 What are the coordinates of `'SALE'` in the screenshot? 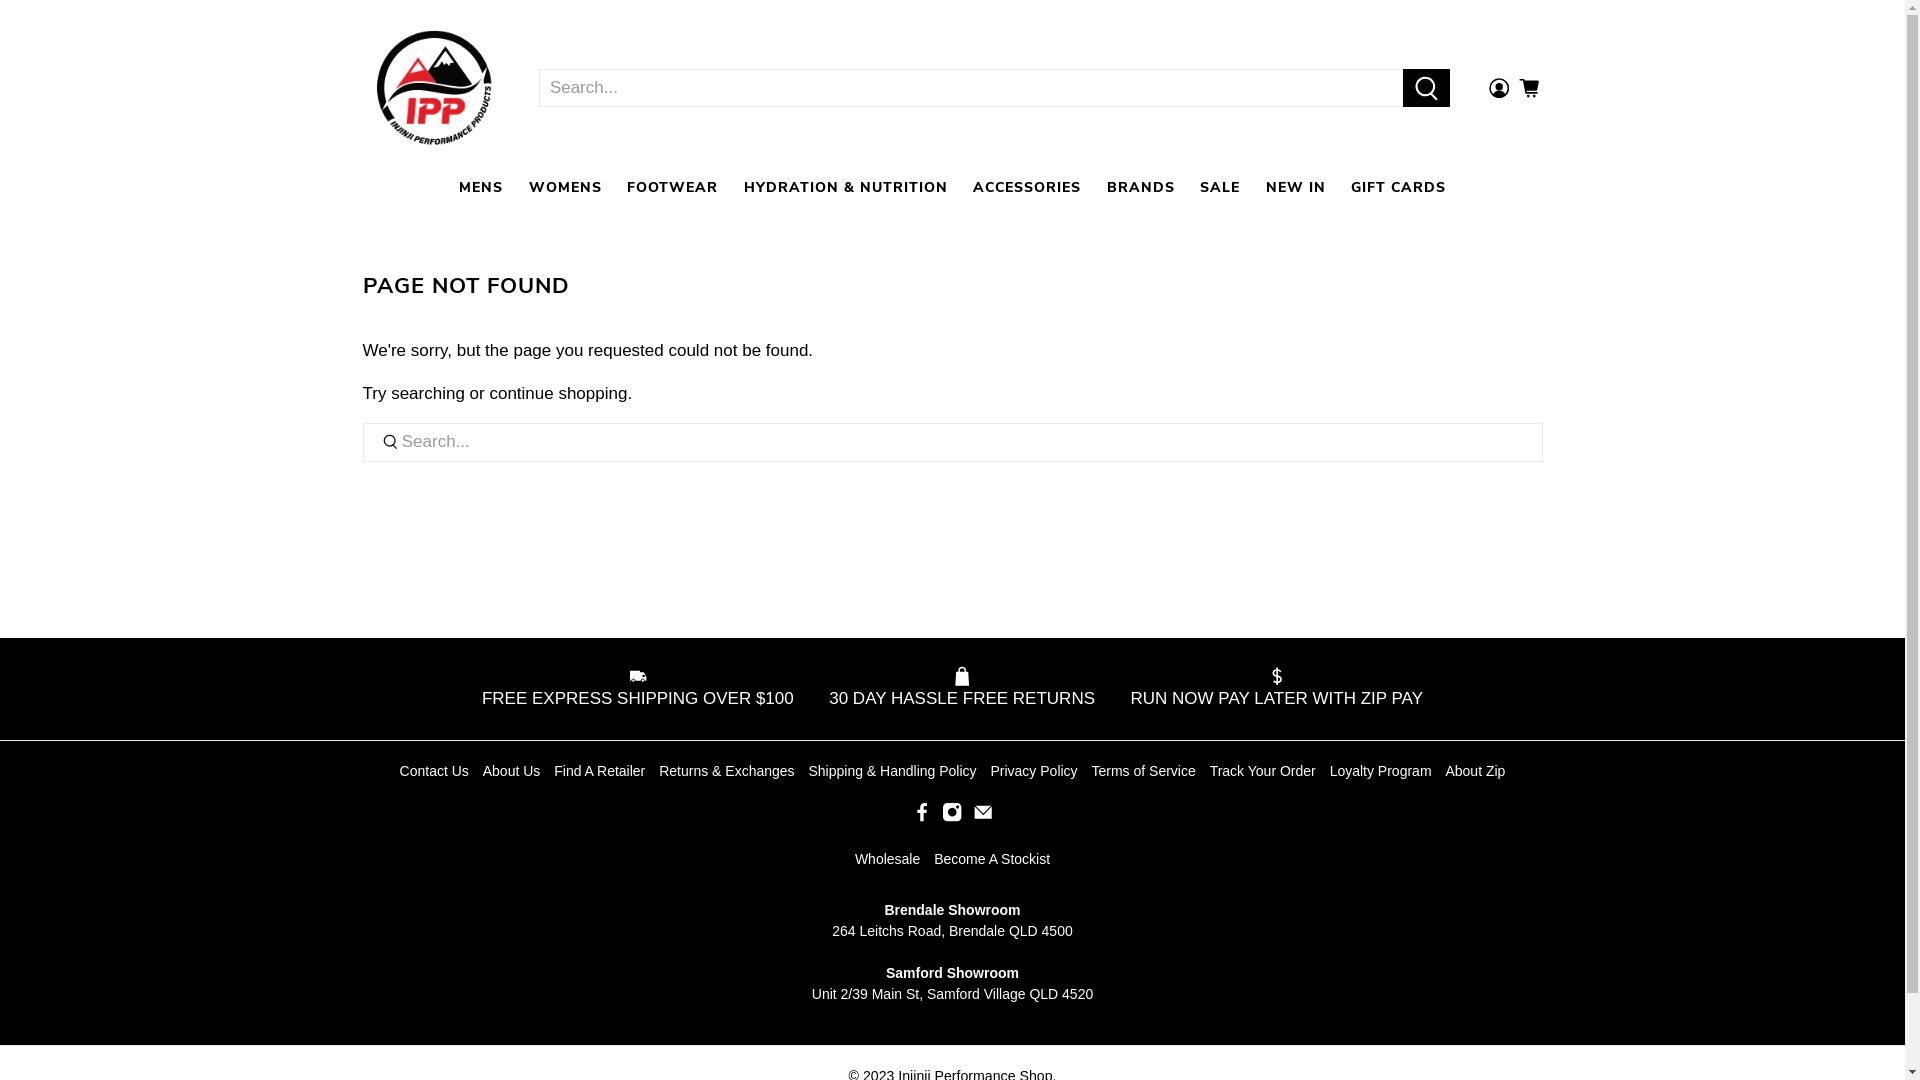 It's located at (1218, 187).